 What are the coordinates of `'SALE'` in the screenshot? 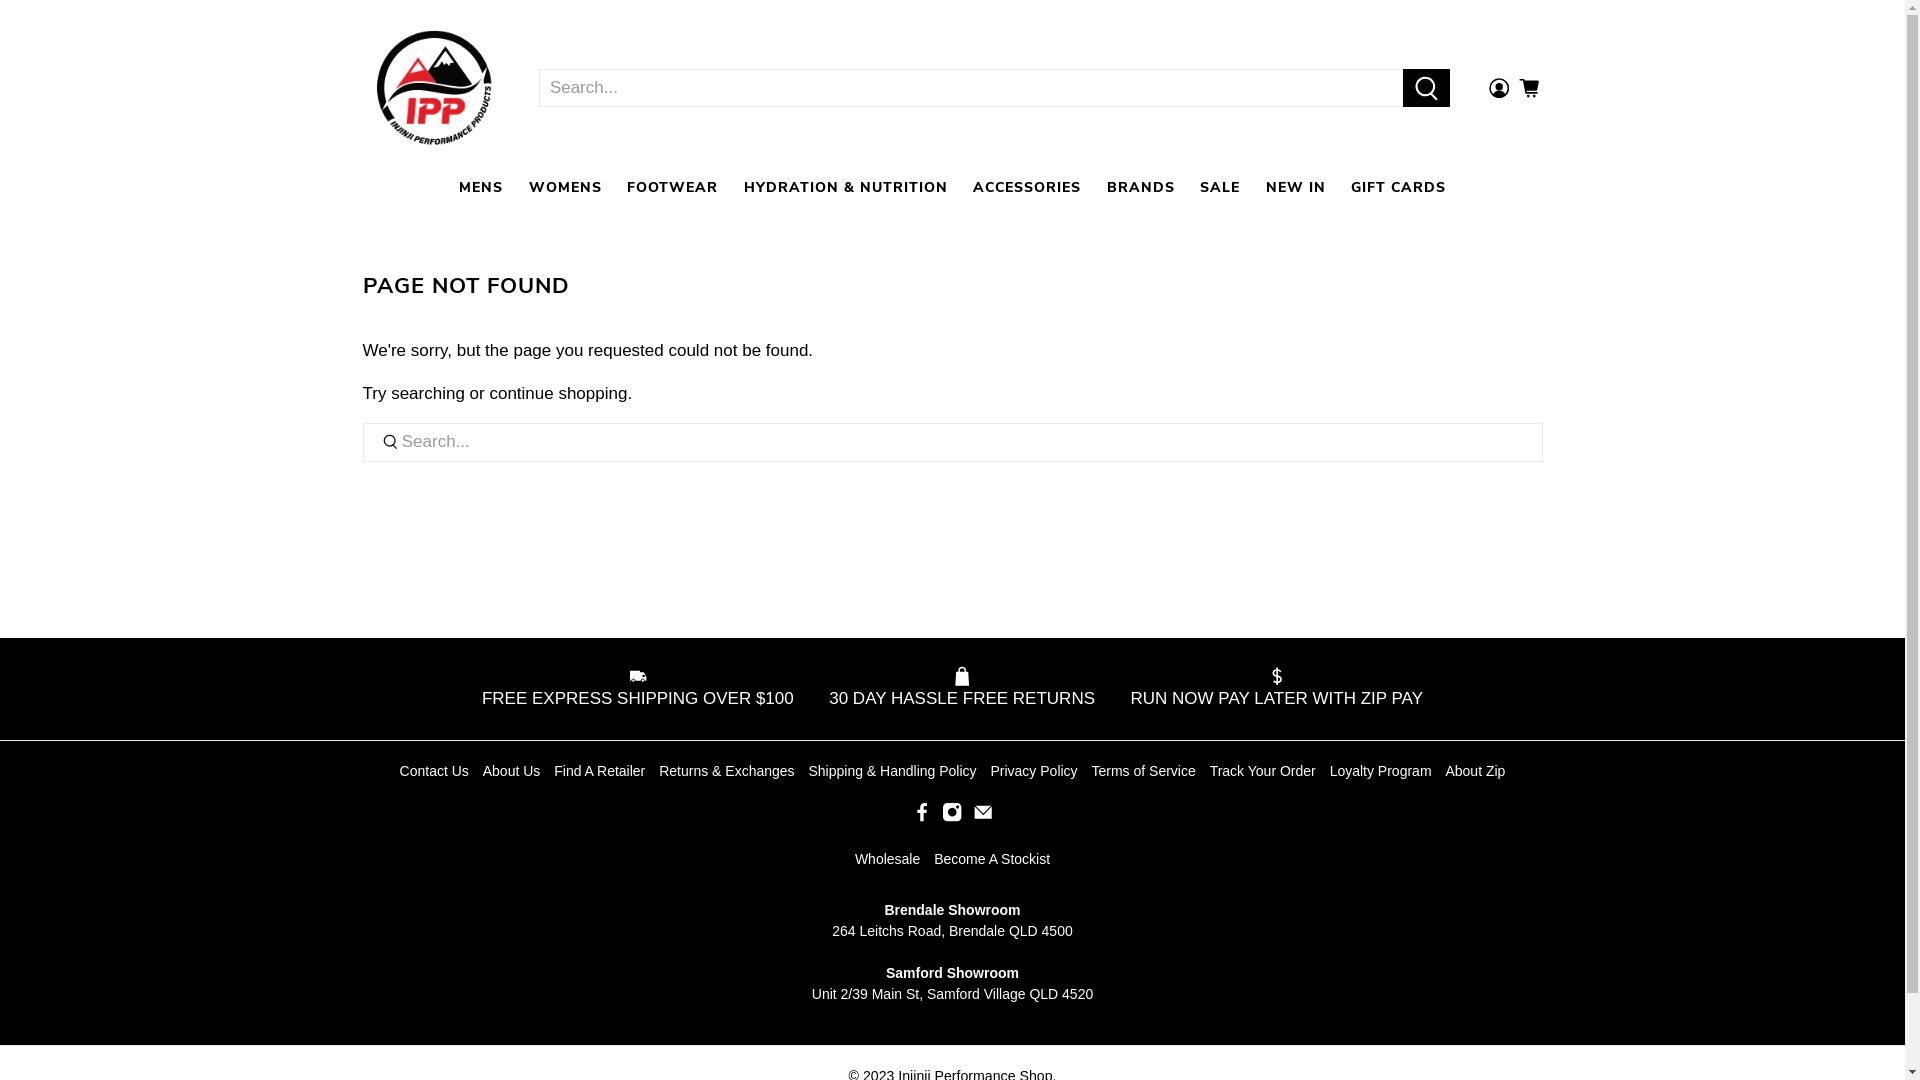 It's located at (1218, 187).